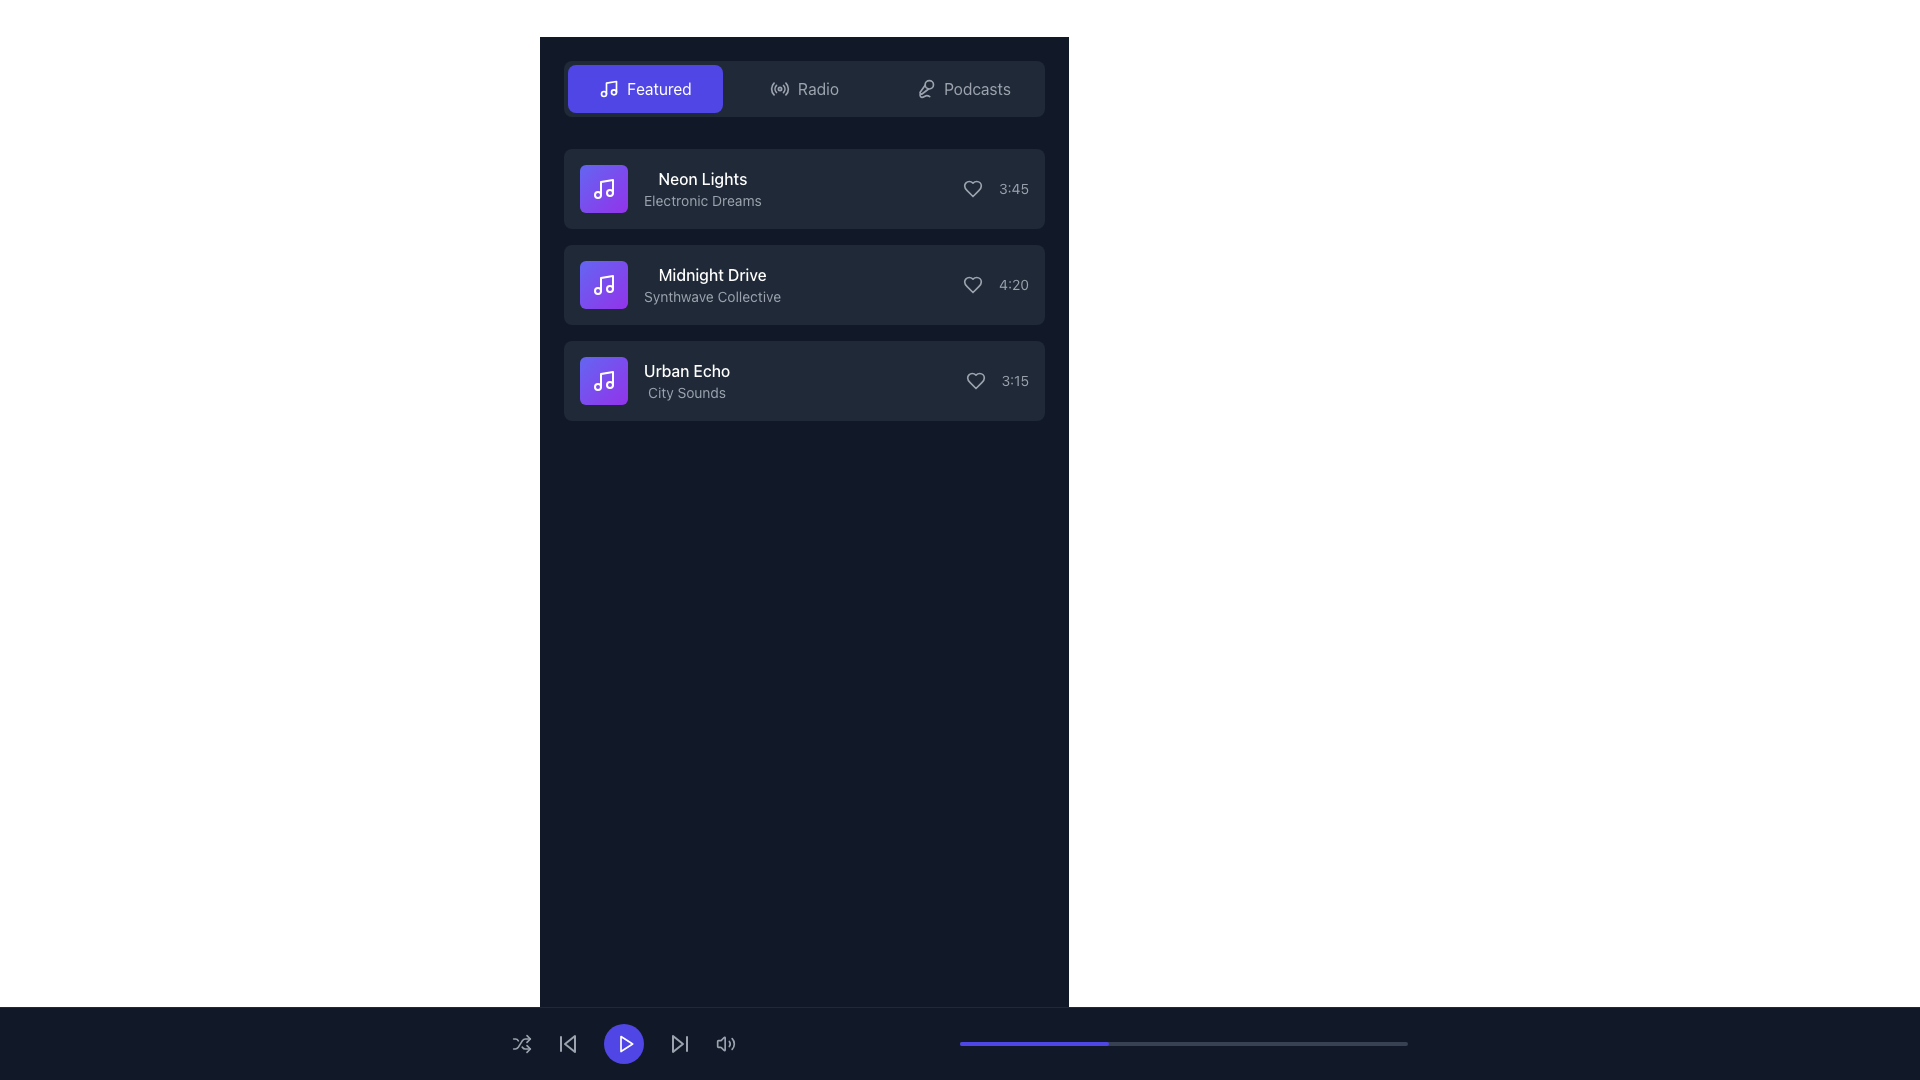 The height and width of the screenshot is (1080, 1920). What do you see at coordinates (997, 381) in the screenshot?
I see `the timestamp text displaying '3:15' at the bottom-right of the 'Urban Echo' item, which is styled in a smaller font size and light gray color, located at the third position in the list of cards` at bounding box center [997, 381].